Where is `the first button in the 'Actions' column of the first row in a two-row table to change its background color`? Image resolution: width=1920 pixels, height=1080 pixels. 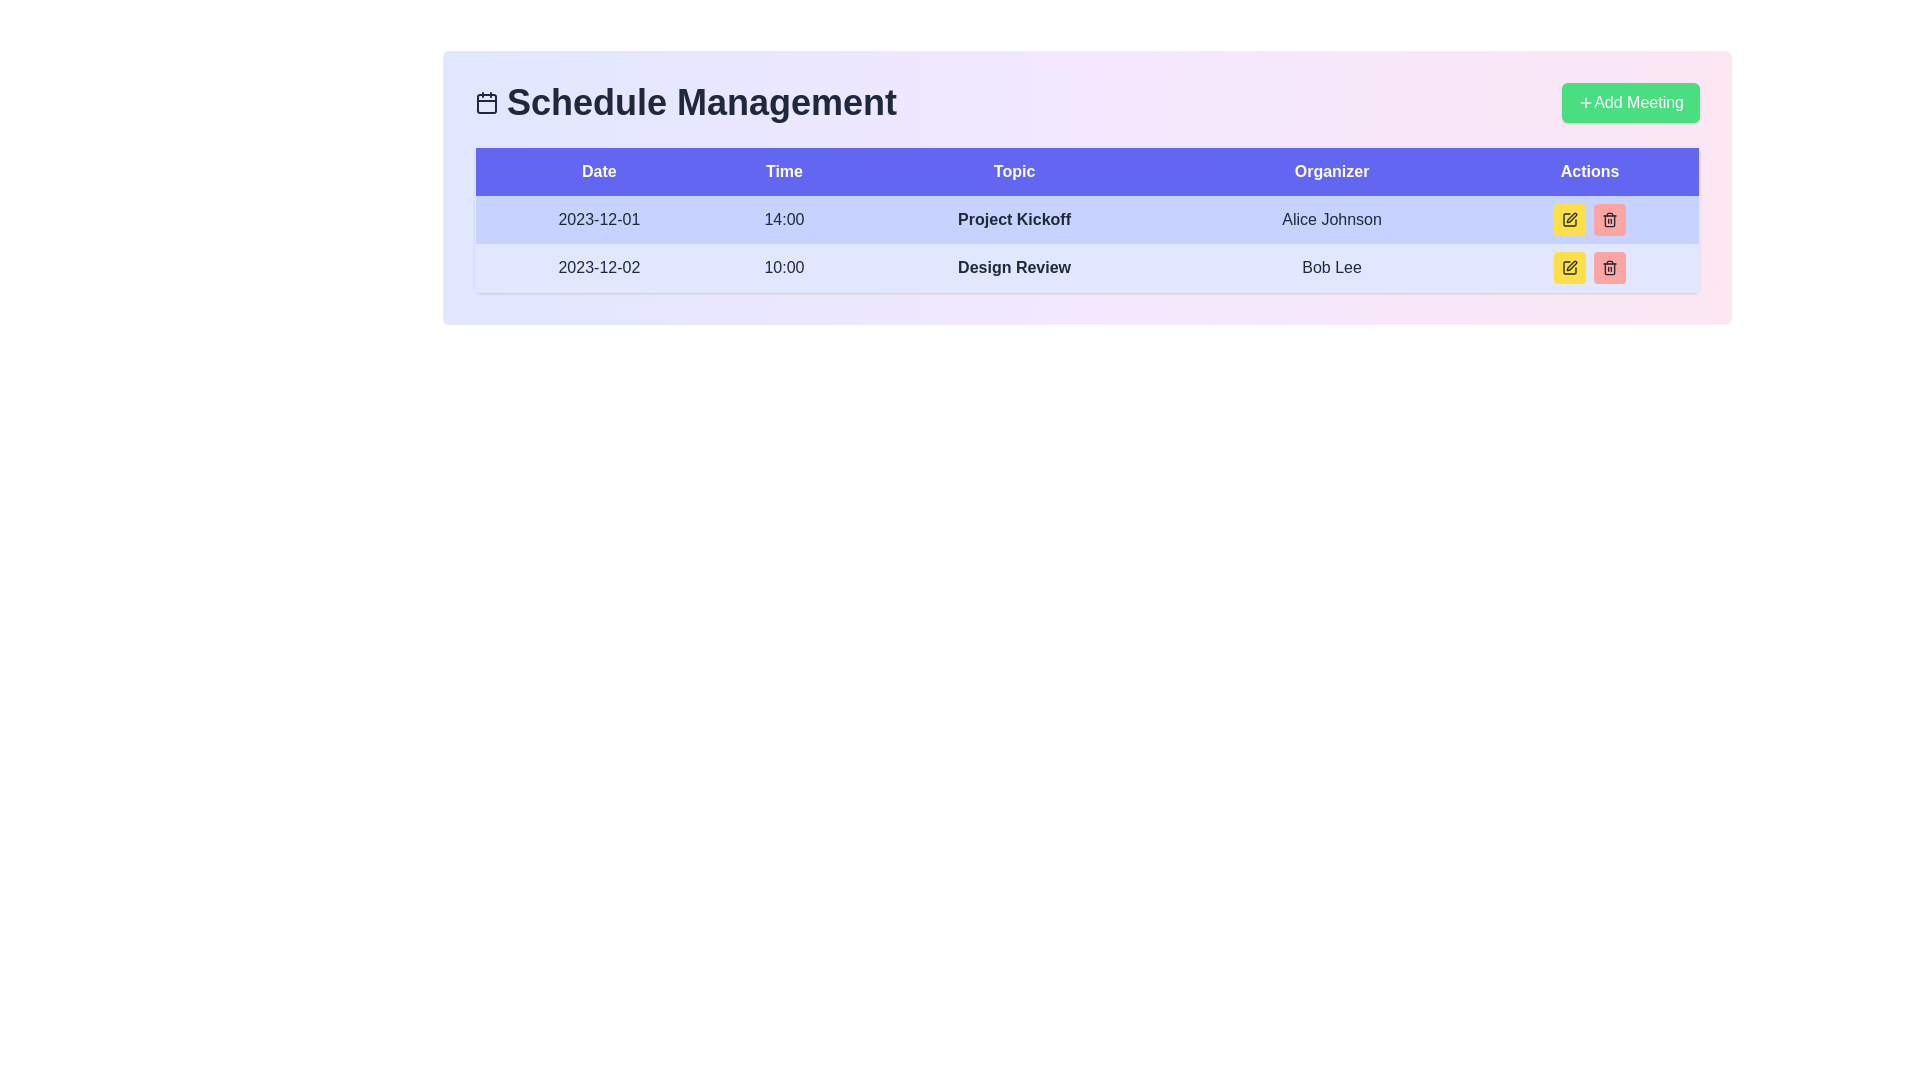
the first button in the 'Actions' column of the first row in a two-row table to change its background color is located at coordinates (1568, 219).